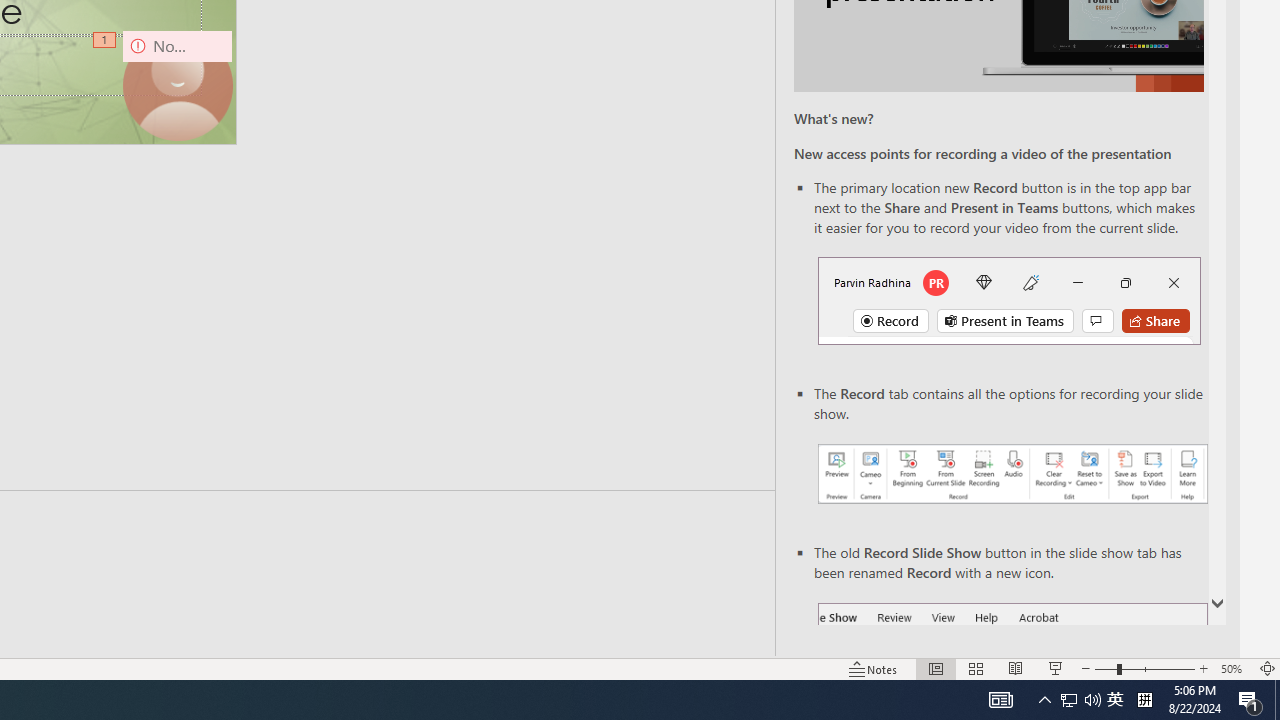  Describe the element at coordinates (105, 41) in the screenshot. I see `'Animation, sequence 1, on Camera 9'` at that location.